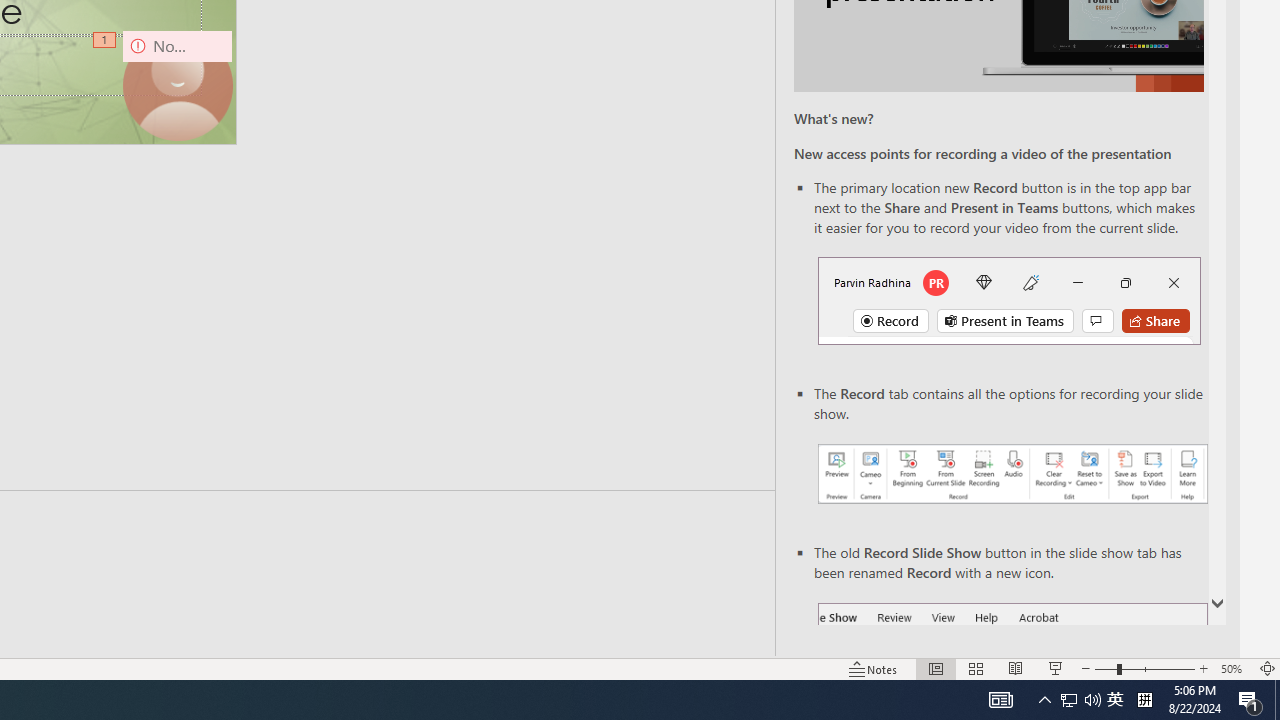  Describe the element at coordinates (105, 41) in the screenshot. I see `'Animation, sequence 1, on Camera 9'` at that location.